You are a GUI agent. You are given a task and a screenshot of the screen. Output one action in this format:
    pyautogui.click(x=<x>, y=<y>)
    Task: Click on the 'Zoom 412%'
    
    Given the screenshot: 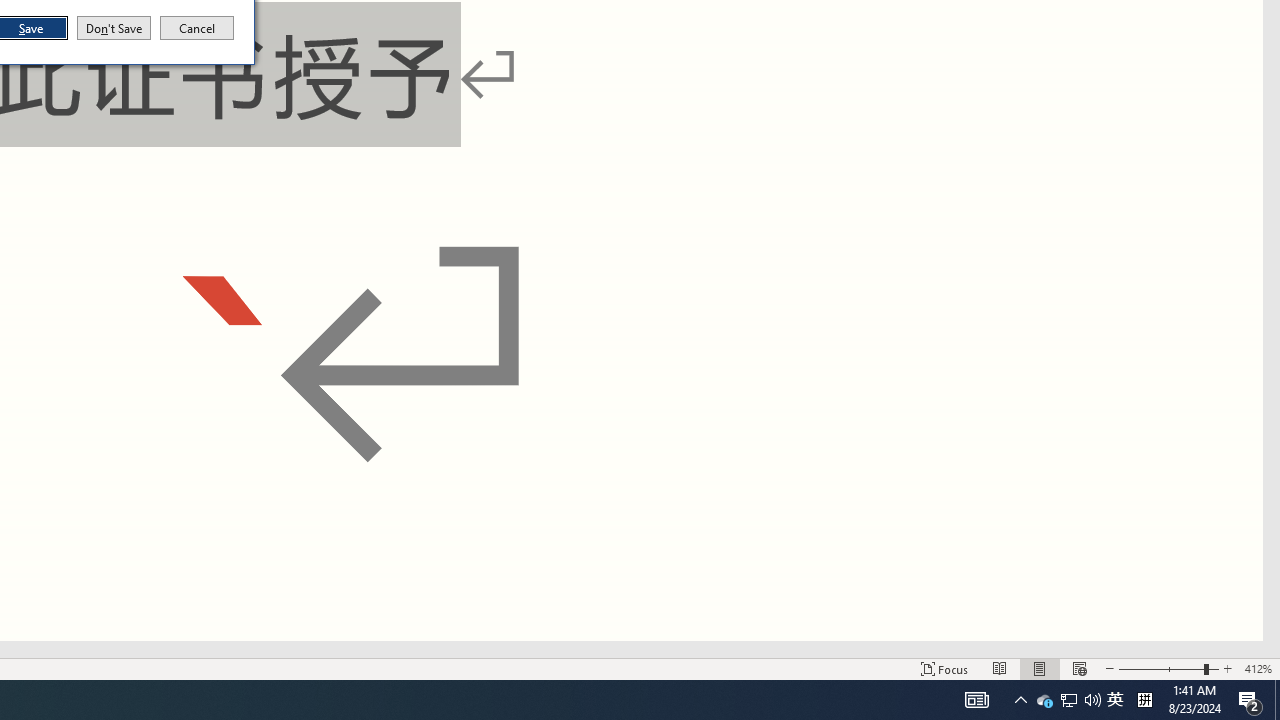 What is the action you would take?
    pyautogui.click(x=1250, y=698)
    